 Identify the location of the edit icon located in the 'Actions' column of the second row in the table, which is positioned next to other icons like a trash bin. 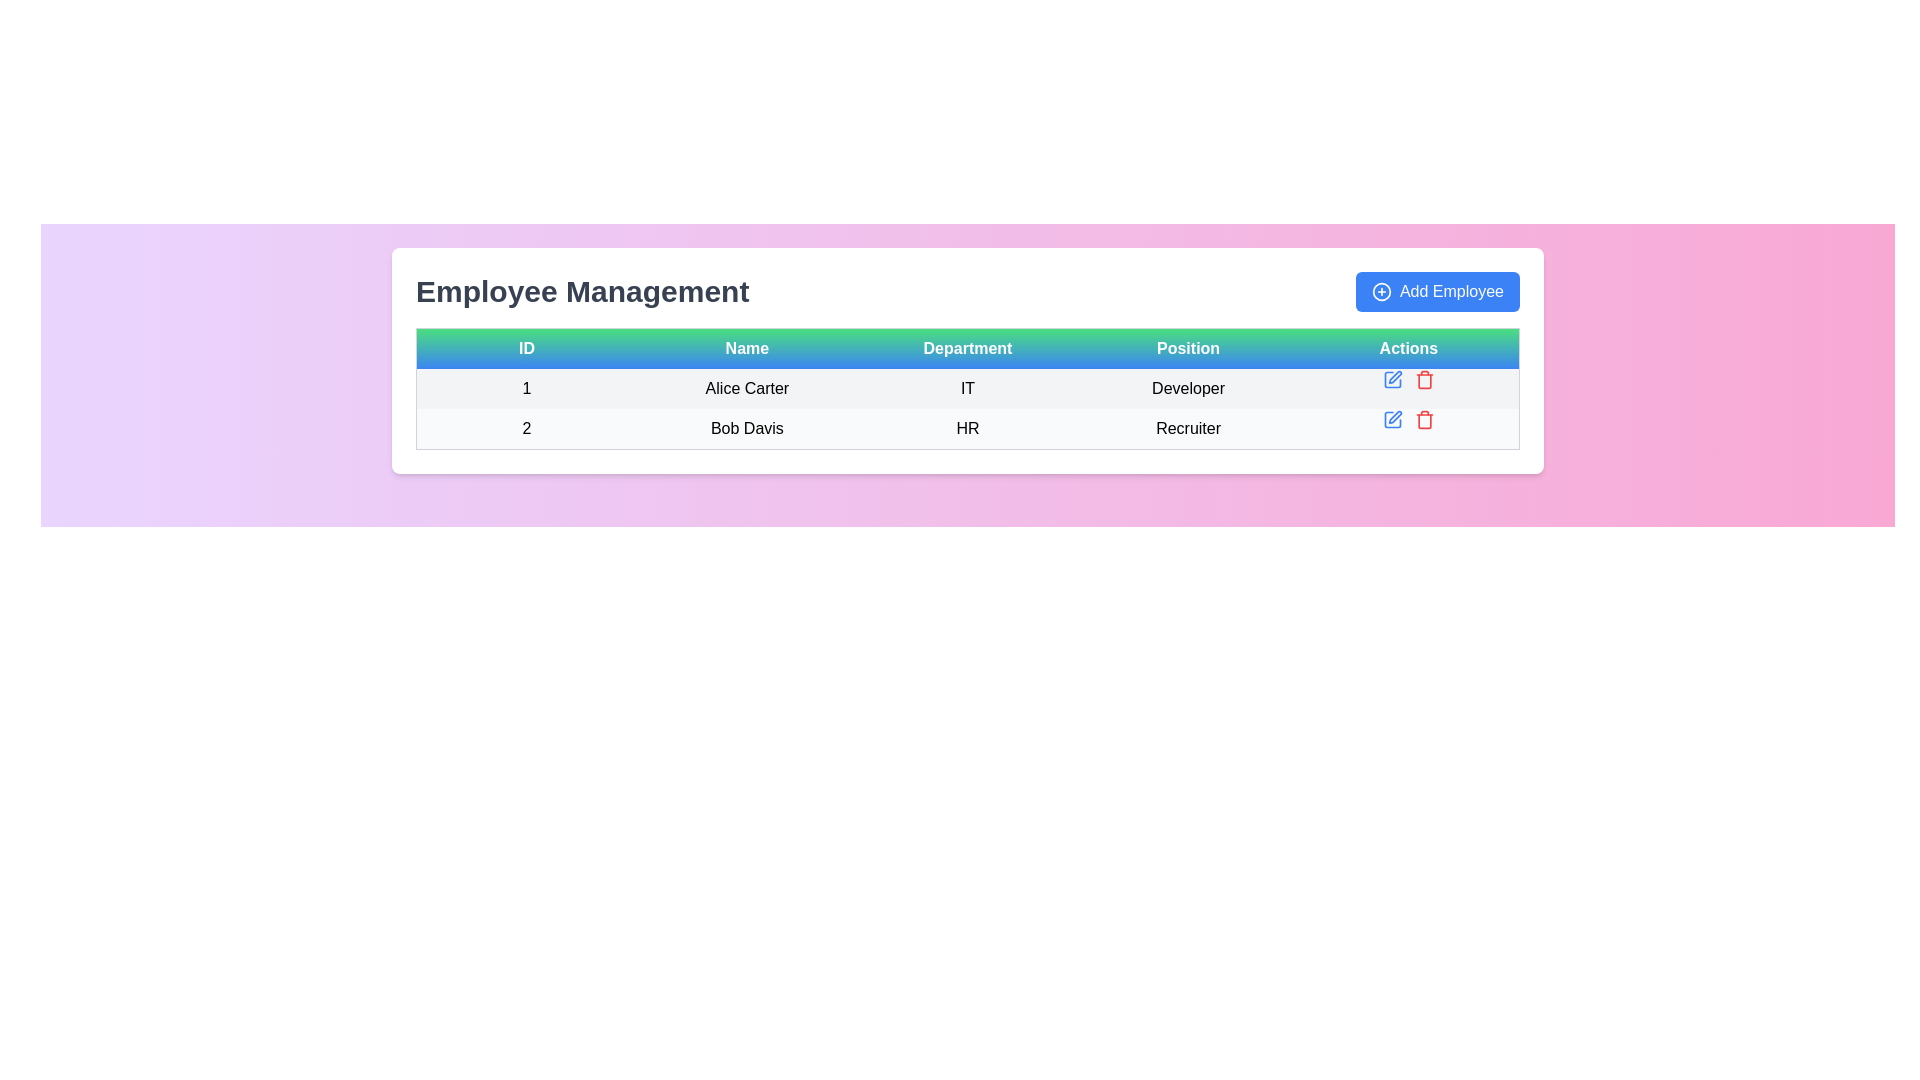
(1391, 419).